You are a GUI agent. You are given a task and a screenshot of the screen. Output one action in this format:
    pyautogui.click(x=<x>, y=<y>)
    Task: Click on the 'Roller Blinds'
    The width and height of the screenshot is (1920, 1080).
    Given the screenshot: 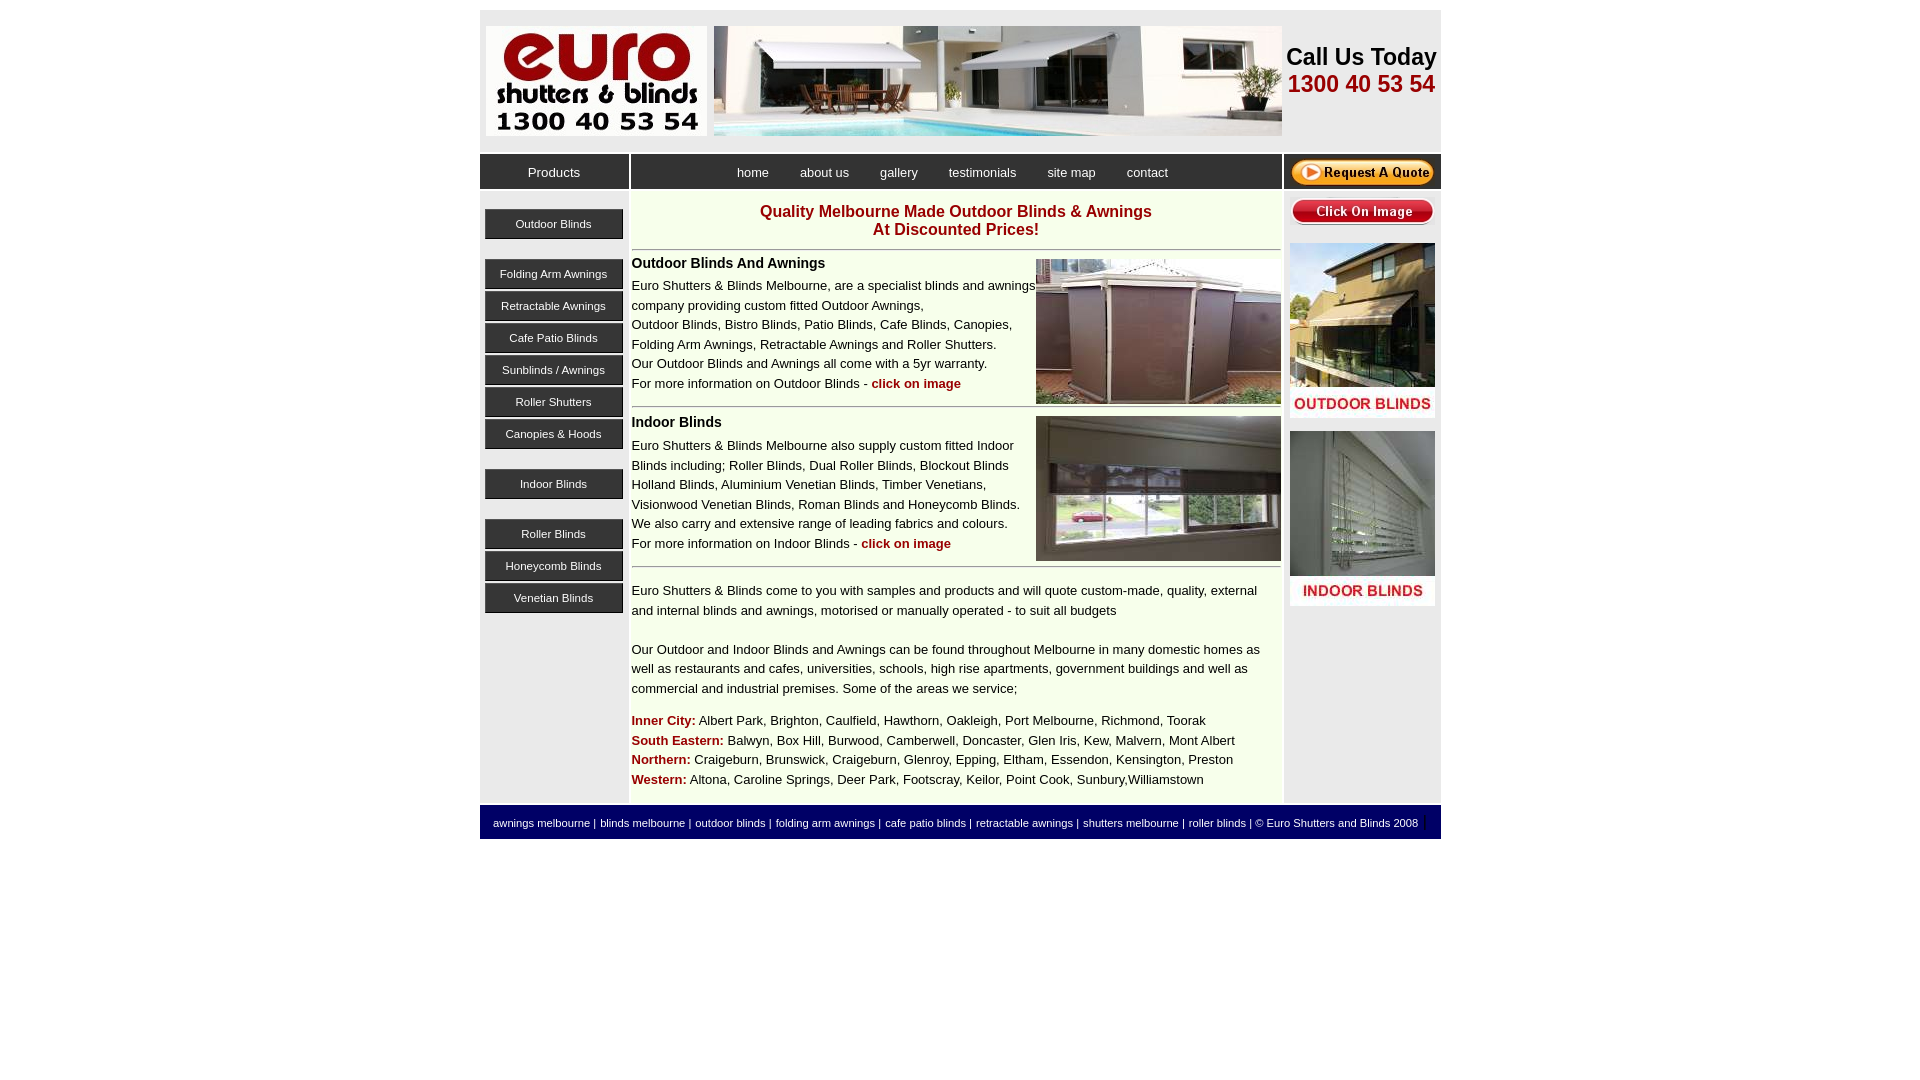 What is the action you would take?
    pyautogui.click(x=552, y=532)
    